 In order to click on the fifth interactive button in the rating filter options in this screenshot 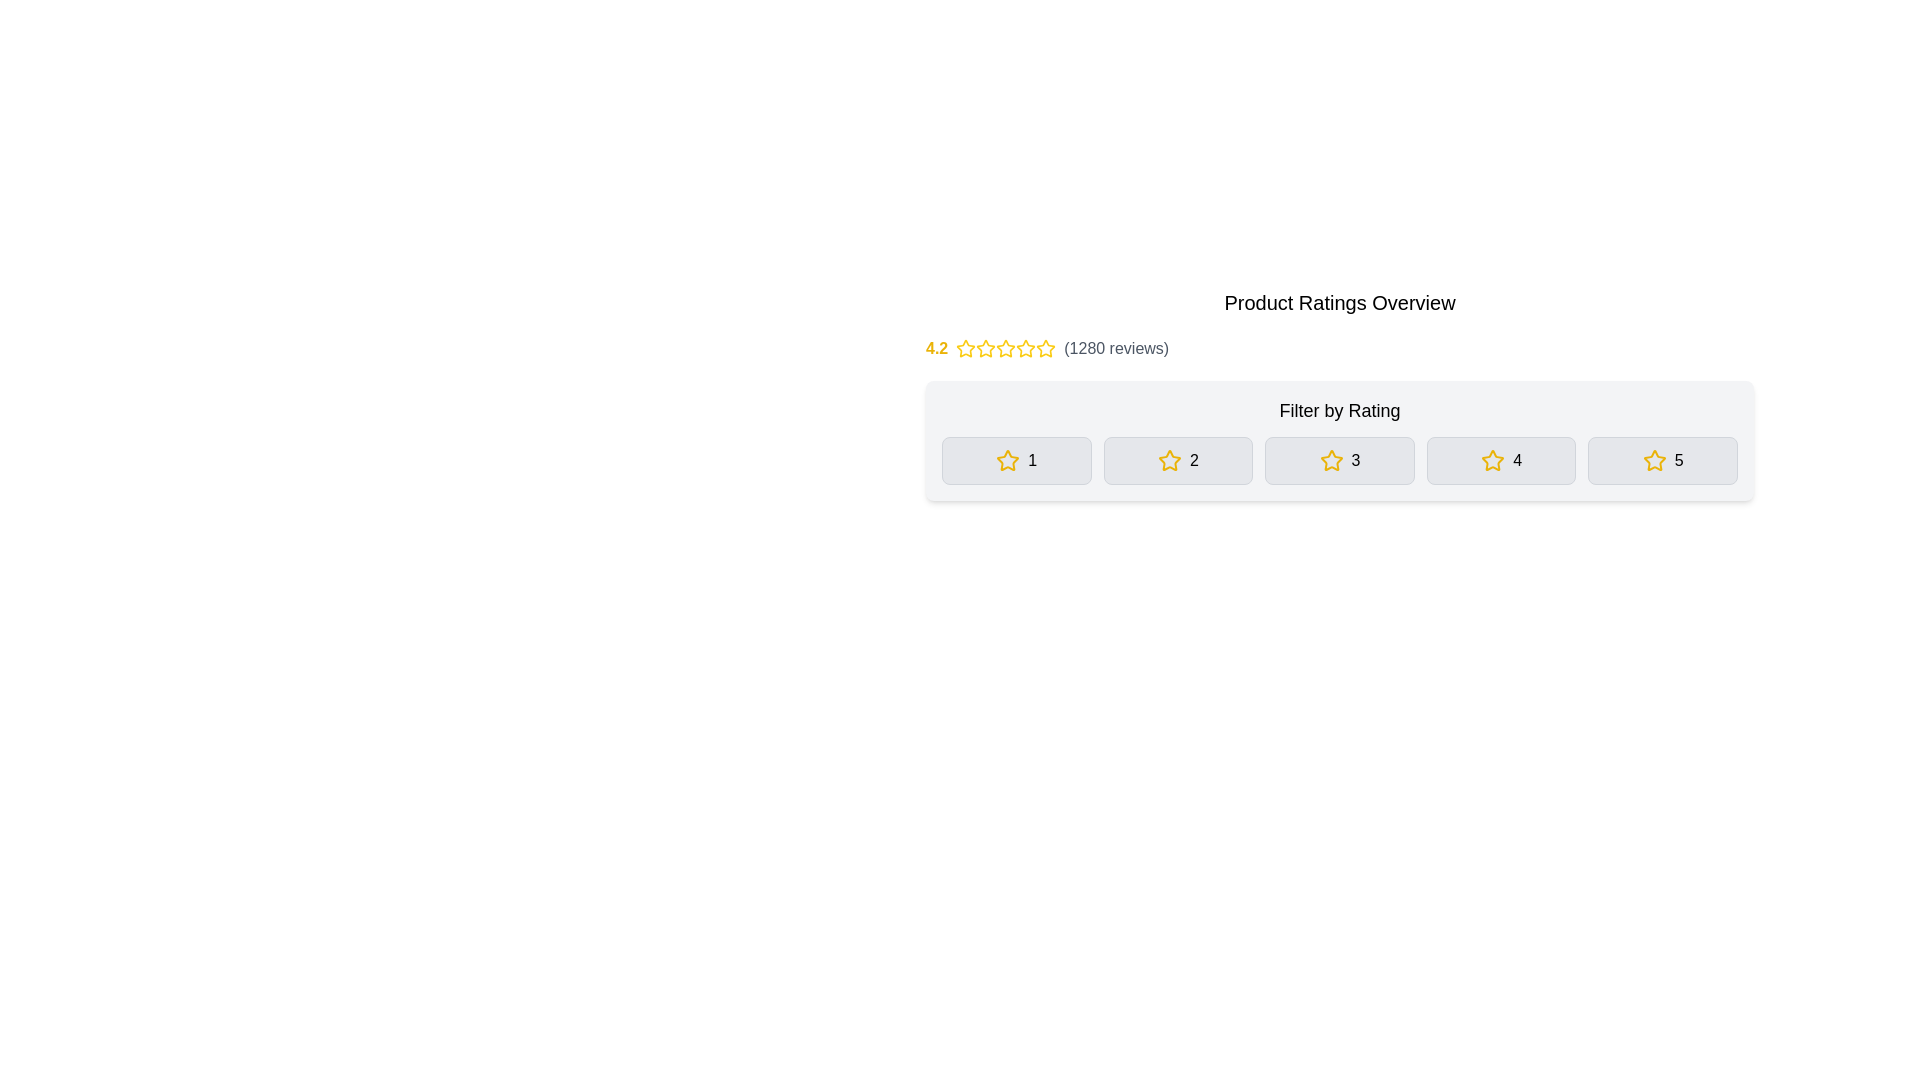, I will do `click(1663, 461)`.